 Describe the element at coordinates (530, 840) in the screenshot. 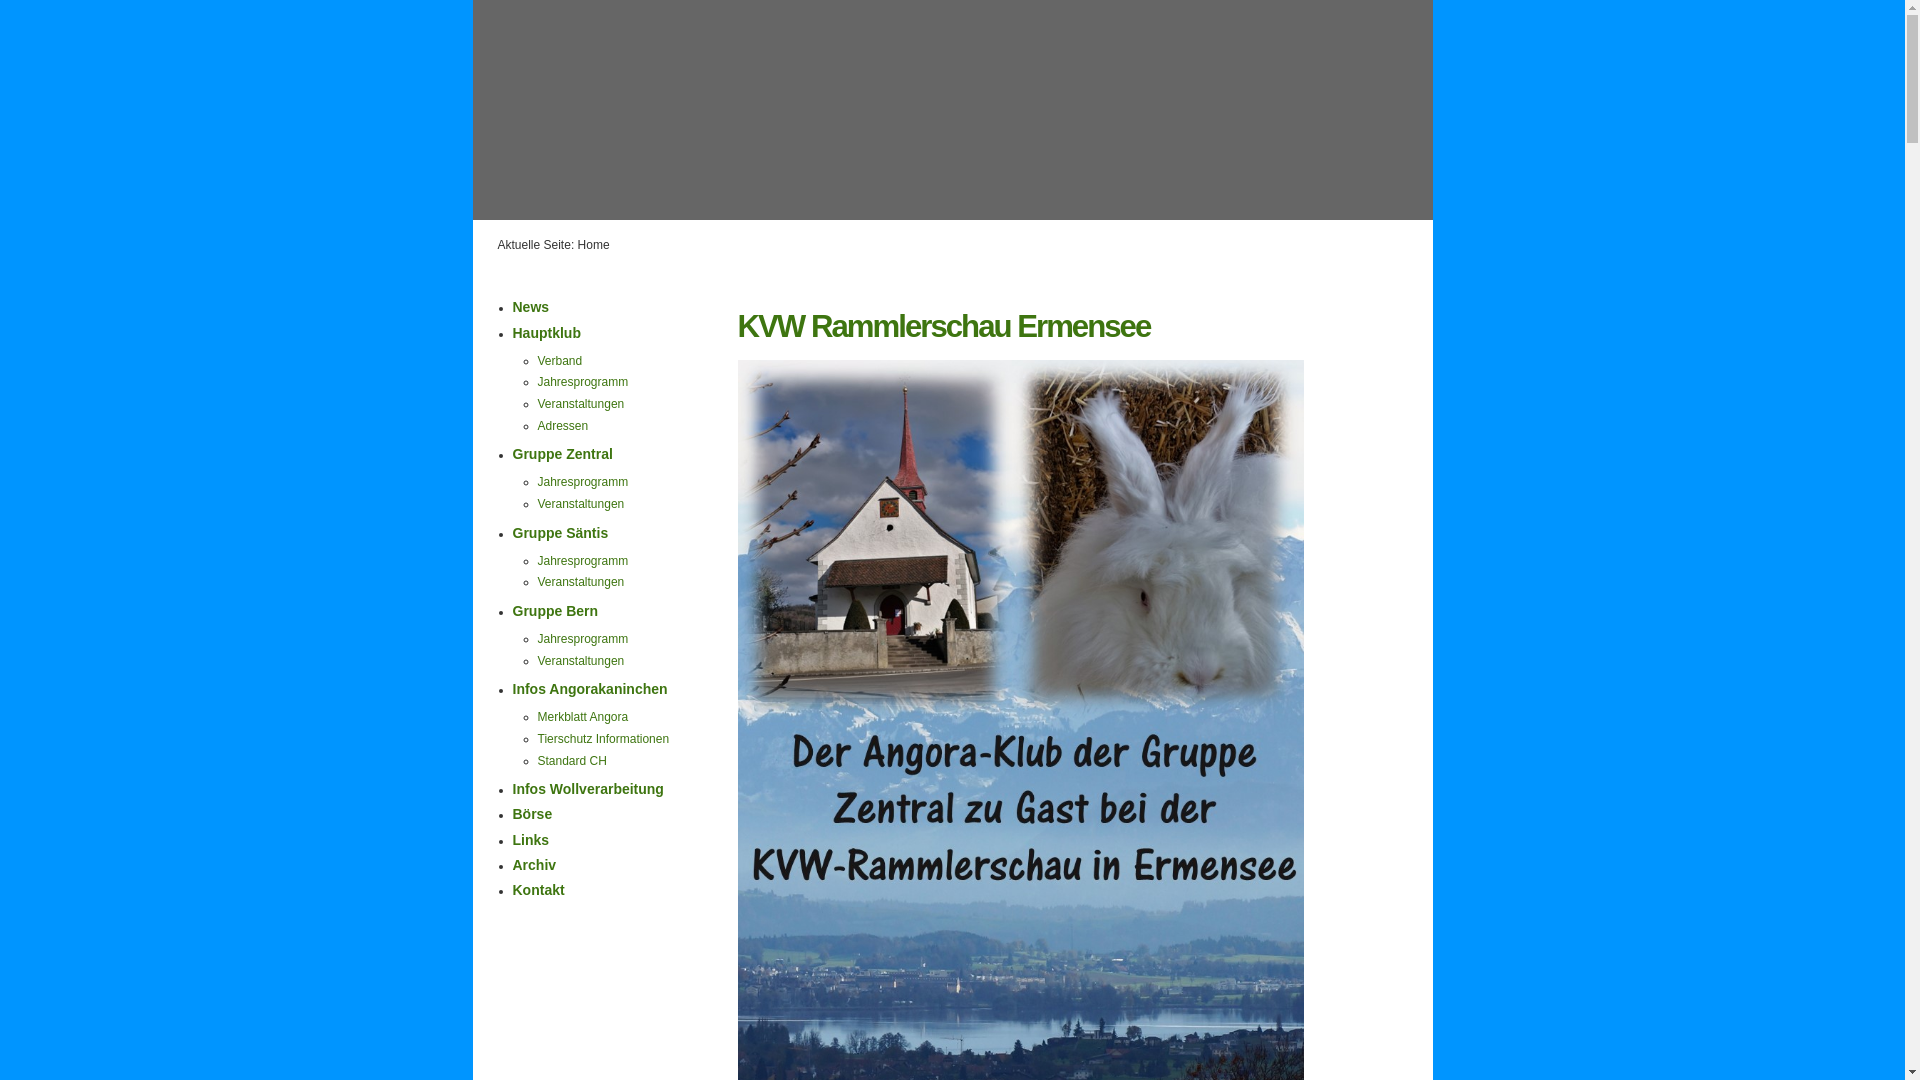

I see `'Links'` at that location.